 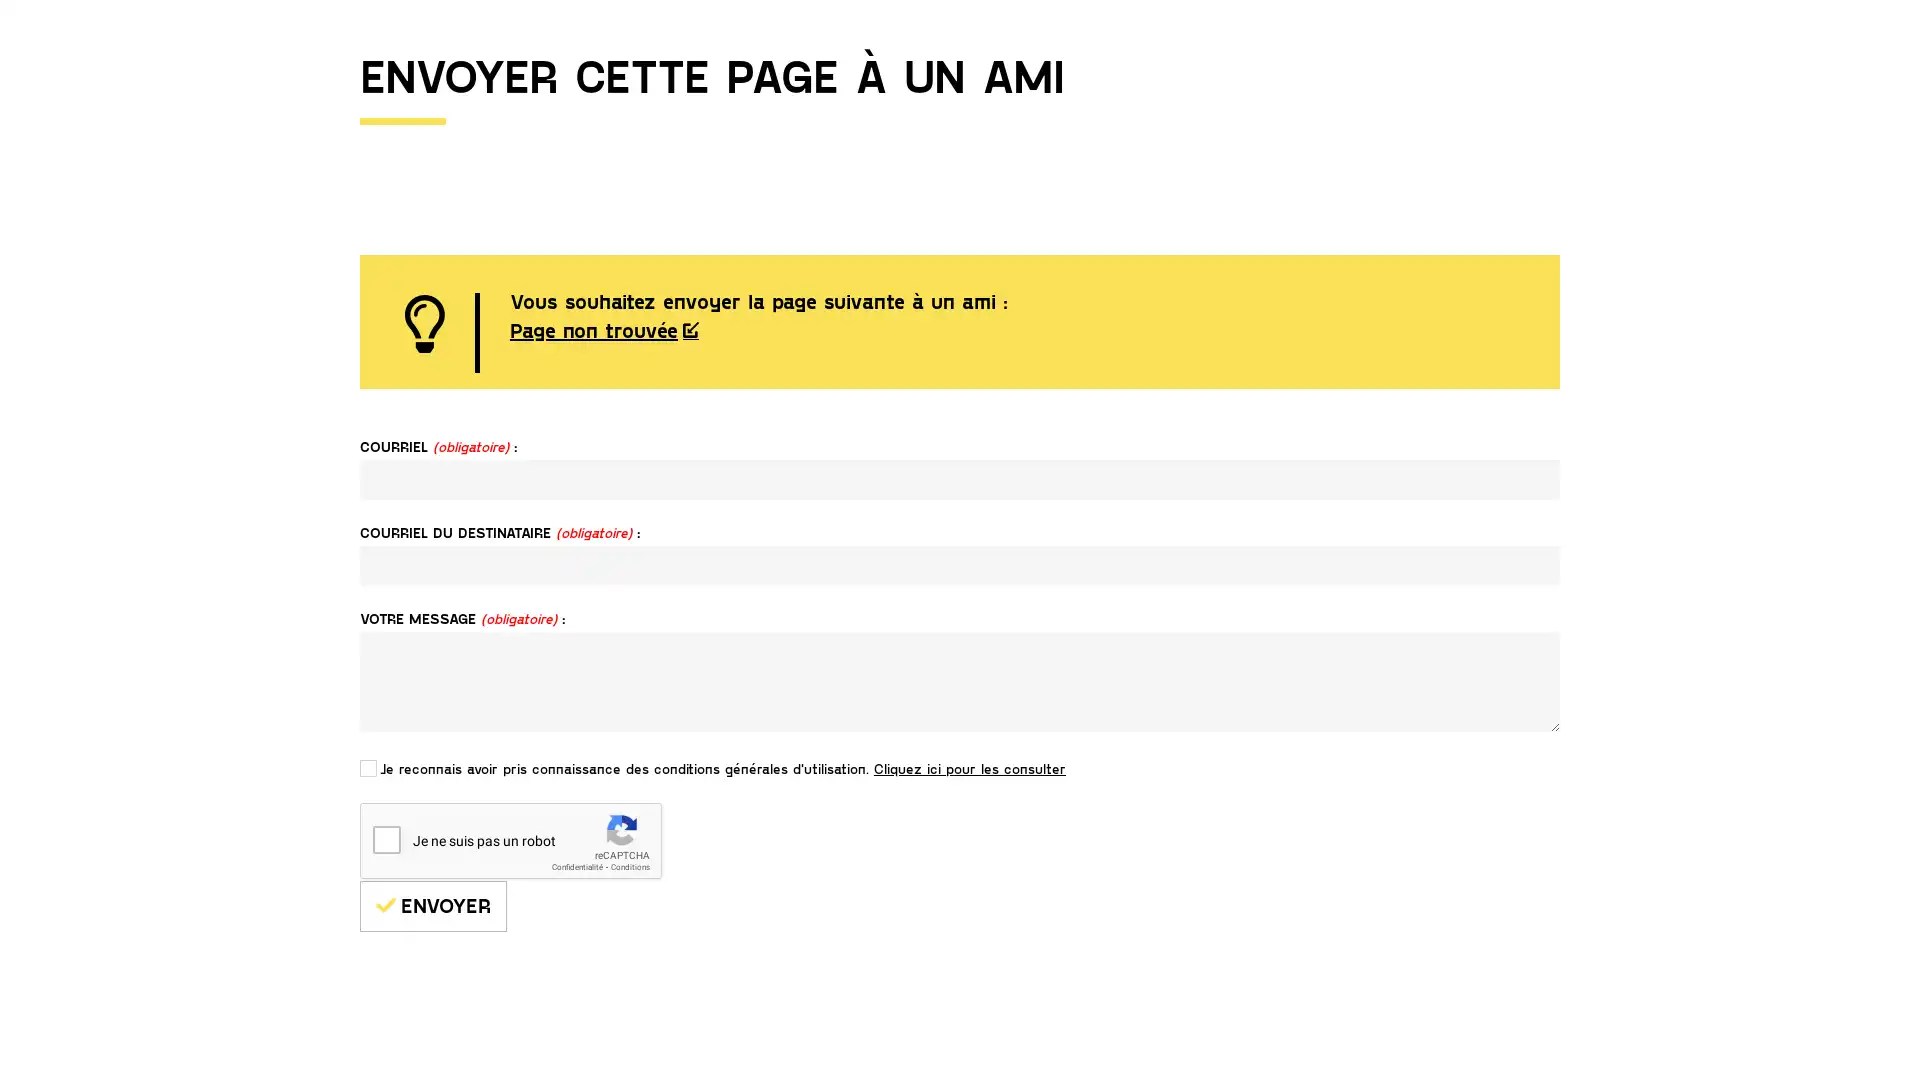 I want to click on Cliquez ici pour les consulter, so click(x=969, y=766).